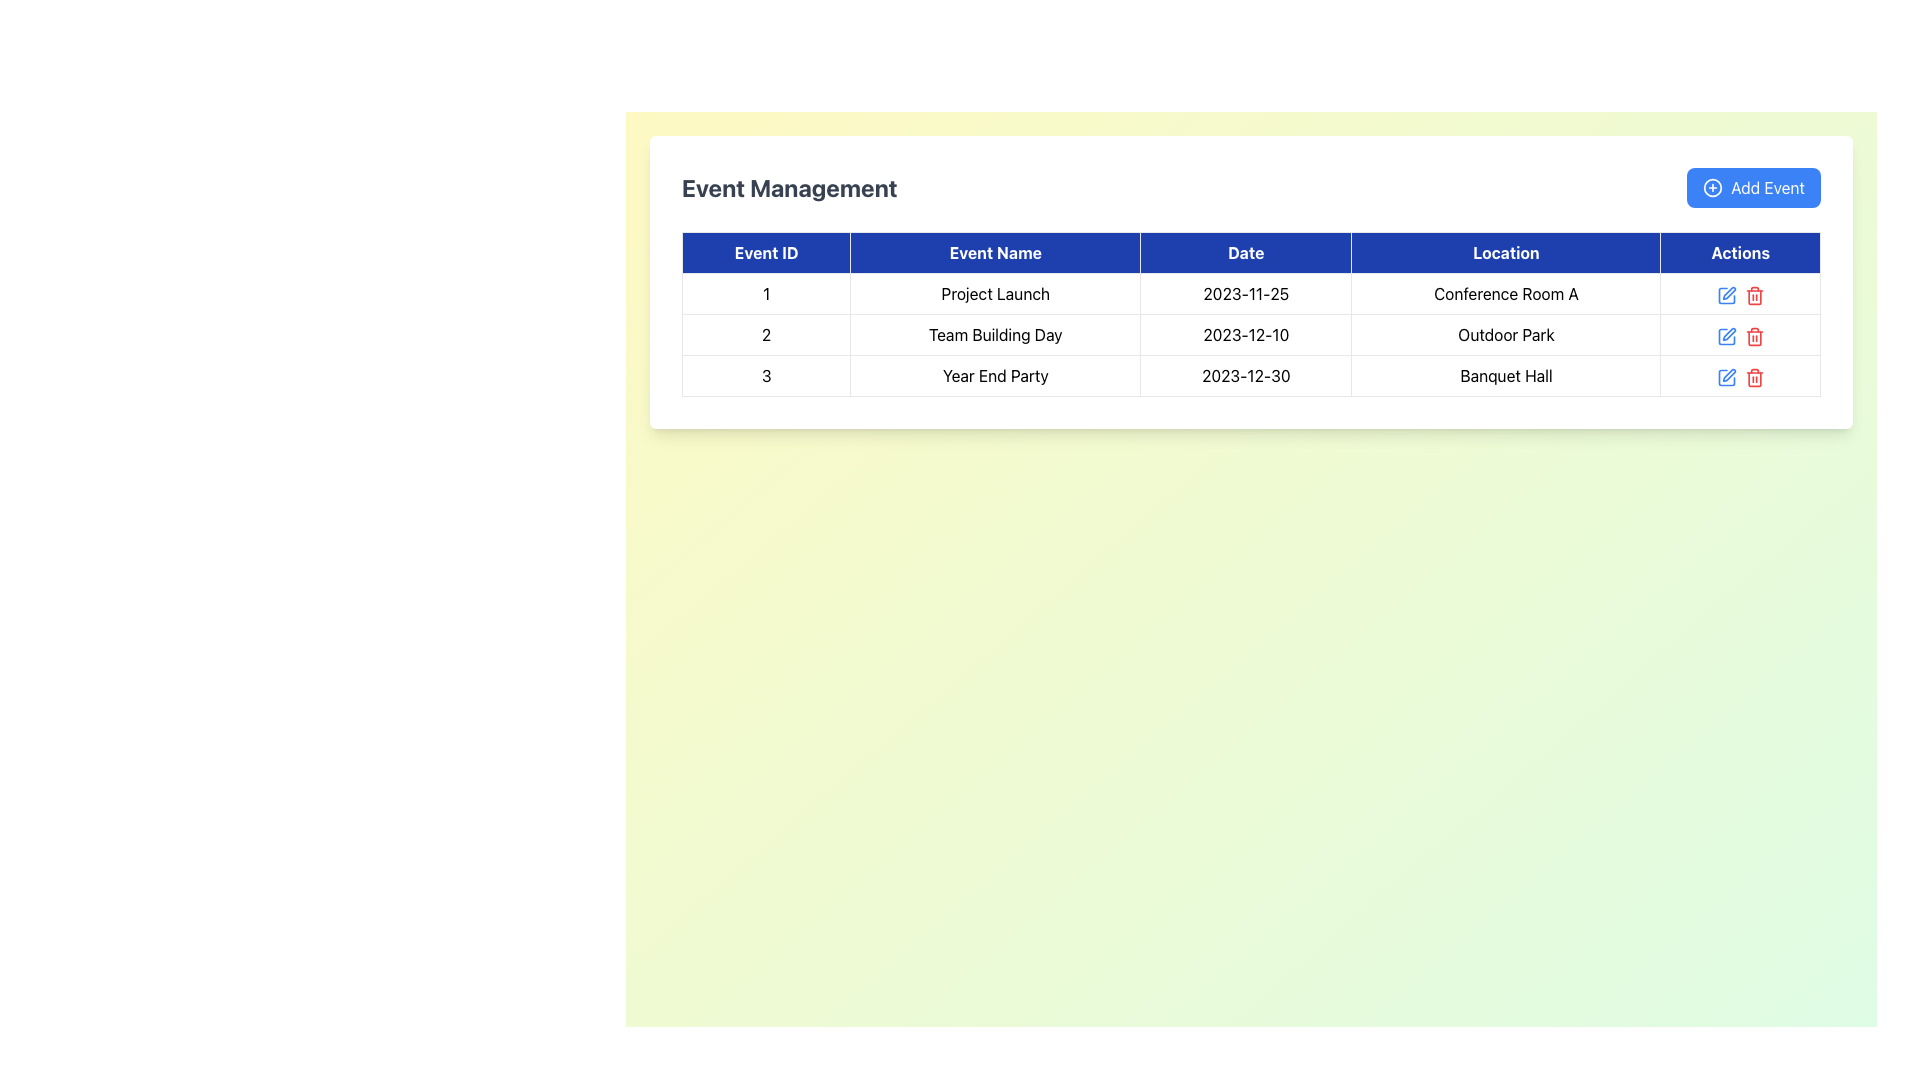  I want to click on the Interactive icon (edit pen symbol) located in the 'Actions' column of the second row in the table, adjacent to the 'Outdoor Park' cell, so click(1725, 334).